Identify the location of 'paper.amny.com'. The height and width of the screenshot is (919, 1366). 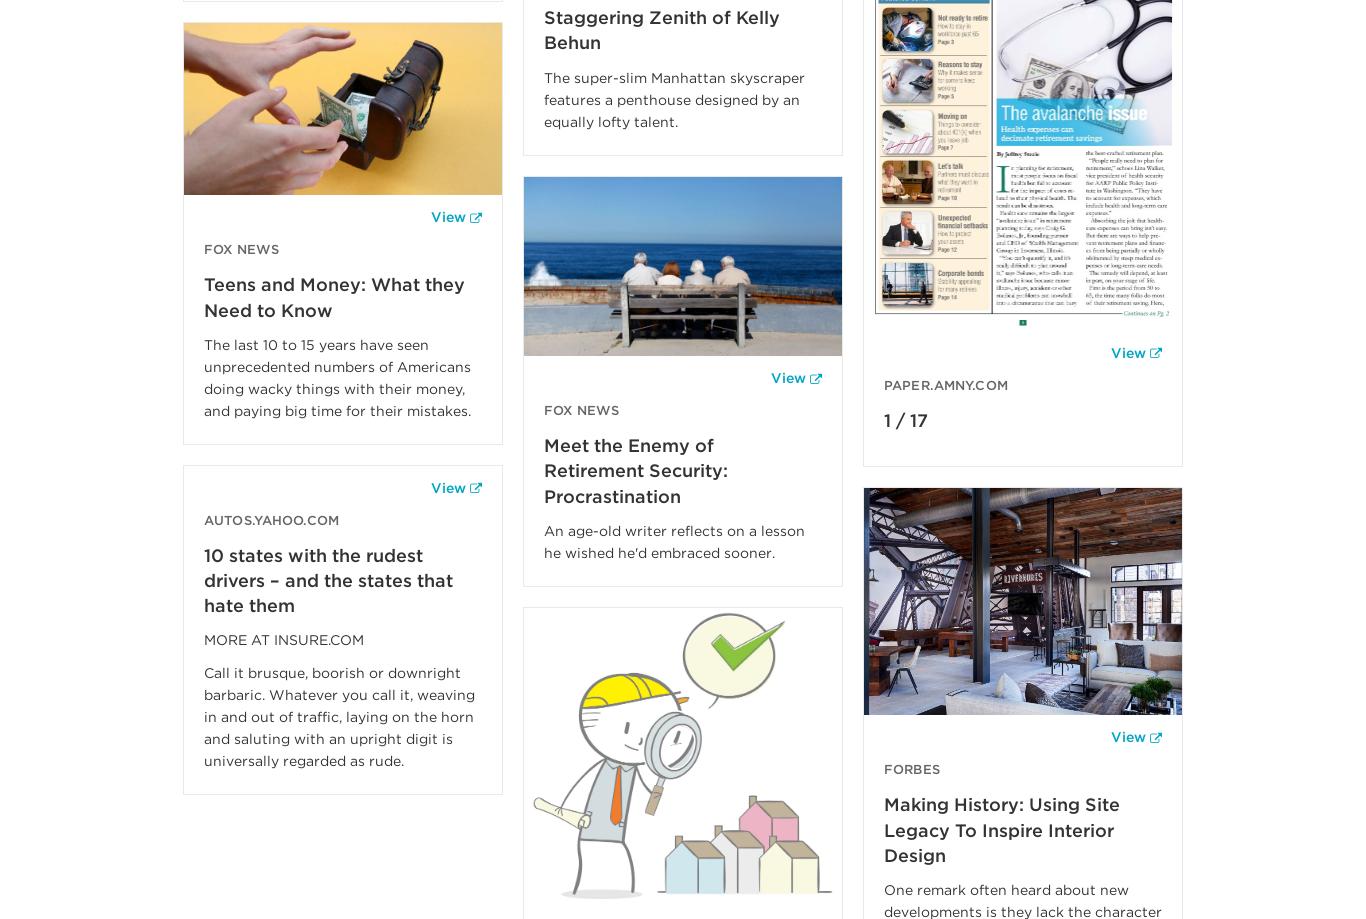
(882, 384).